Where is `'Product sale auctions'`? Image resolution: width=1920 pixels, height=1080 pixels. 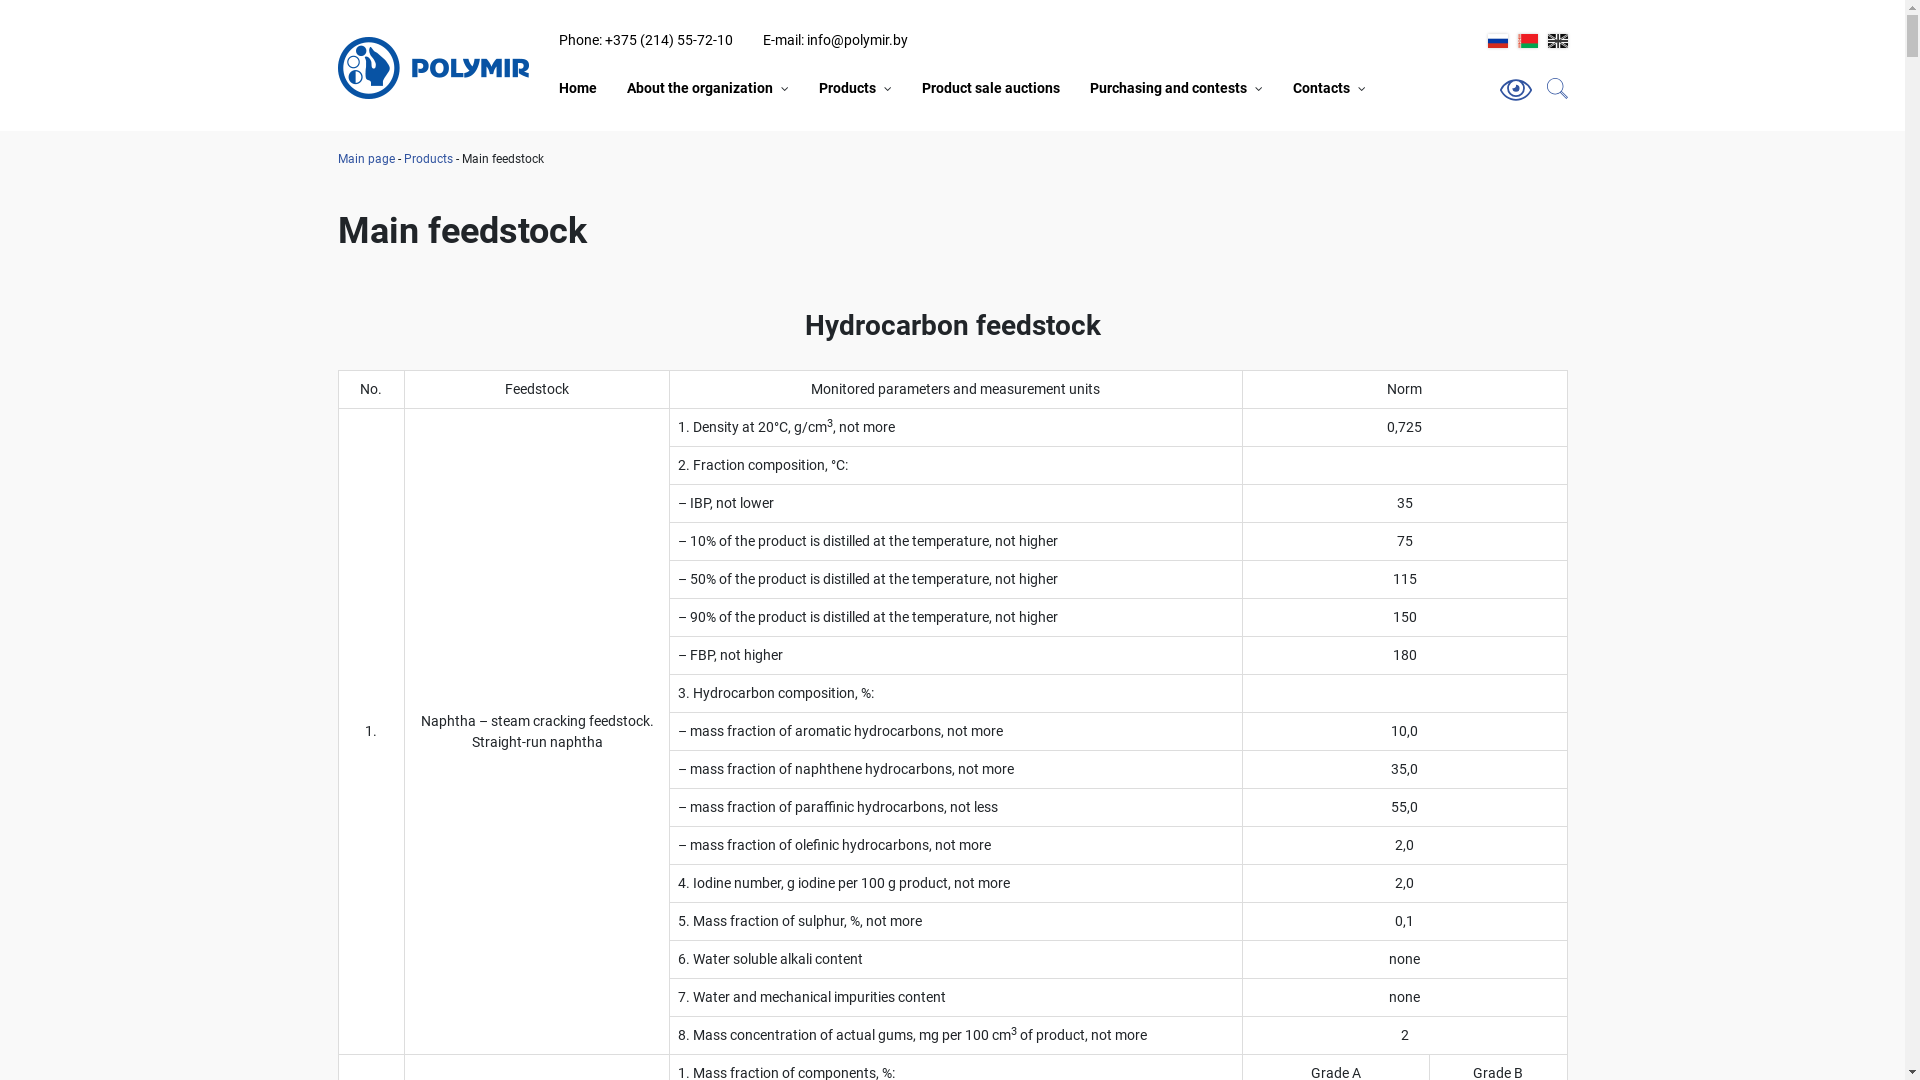
'Product sale auctions' is located at coordinates (990, 87).